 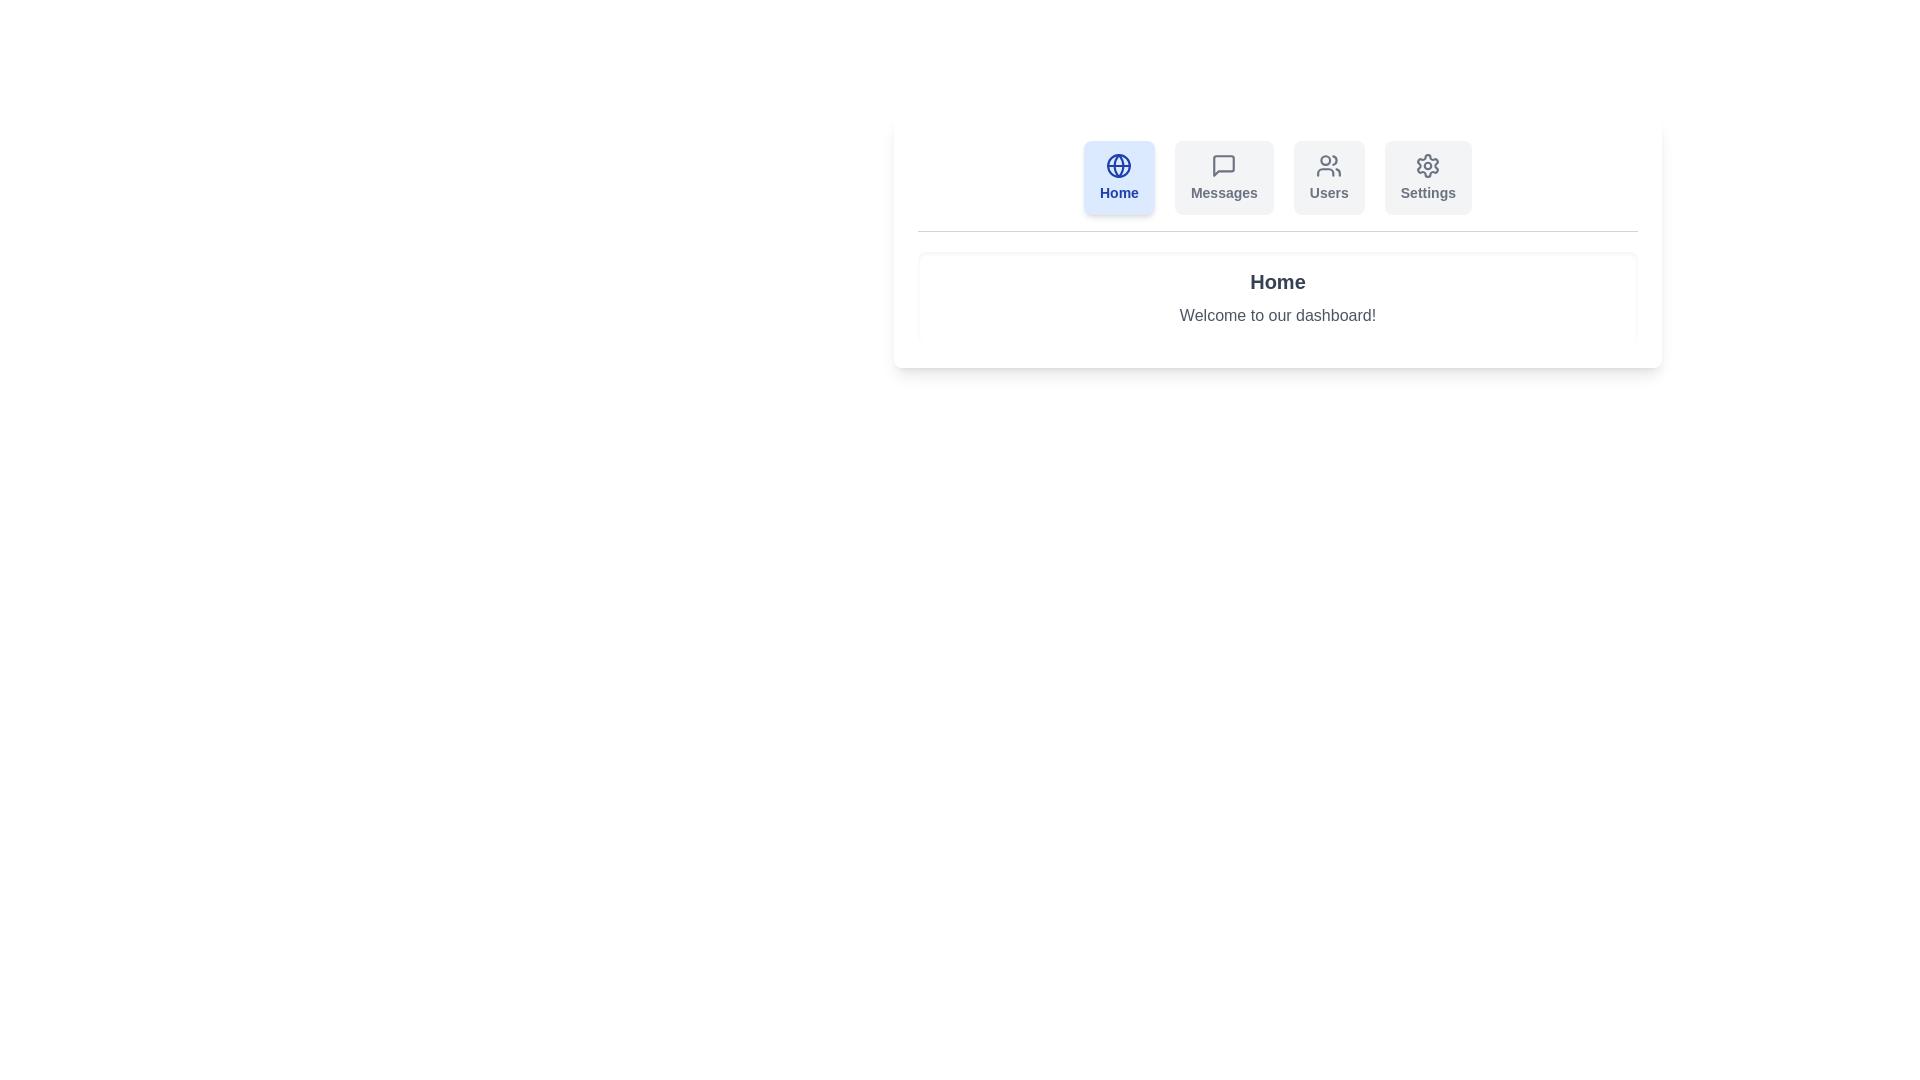 What do you see at coordinates (1329, 176) in the screenshot?
I see `the Users tab to switch to its content` at bounding box center [1329, 176].